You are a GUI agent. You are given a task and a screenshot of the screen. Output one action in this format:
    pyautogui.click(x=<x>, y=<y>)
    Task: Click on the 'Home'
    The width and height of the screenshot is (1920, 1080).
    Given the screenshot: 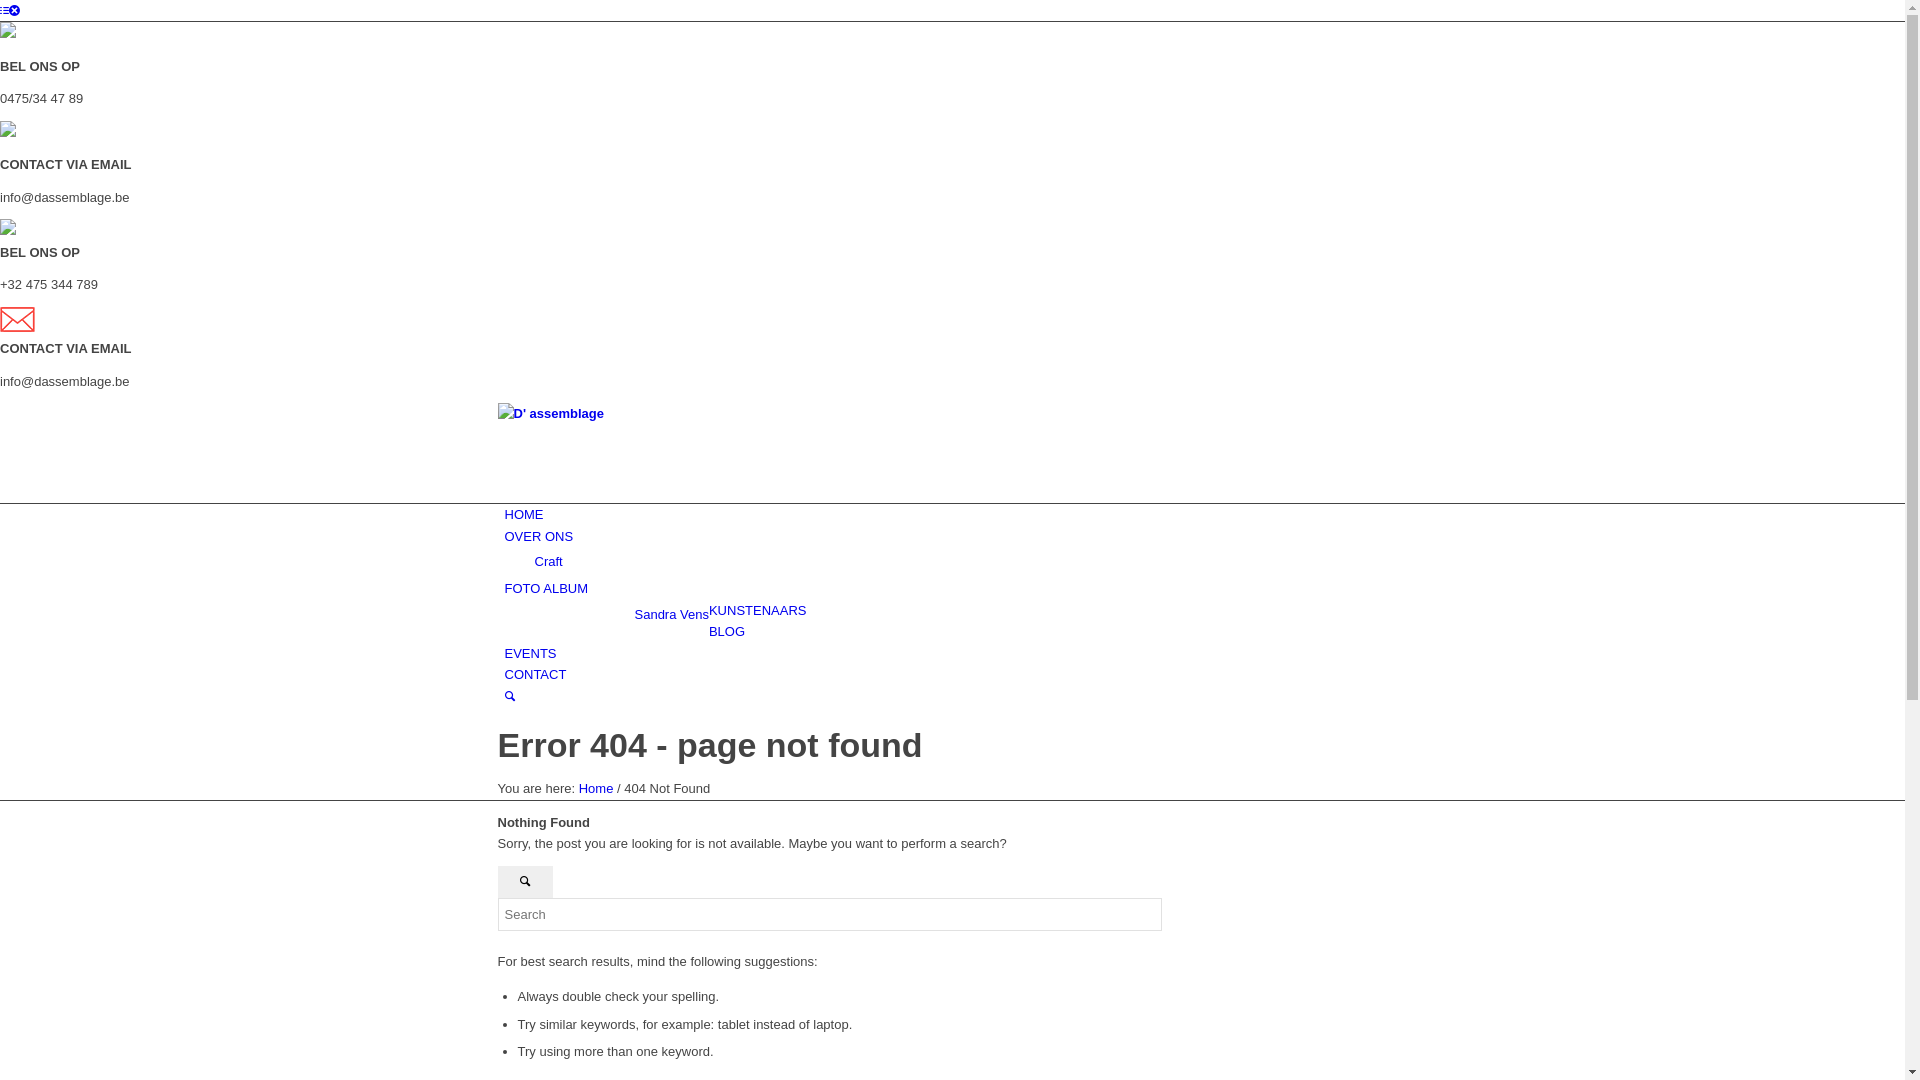 What is the action you would take?
    pyautogui.click(x=595, y=787)
    